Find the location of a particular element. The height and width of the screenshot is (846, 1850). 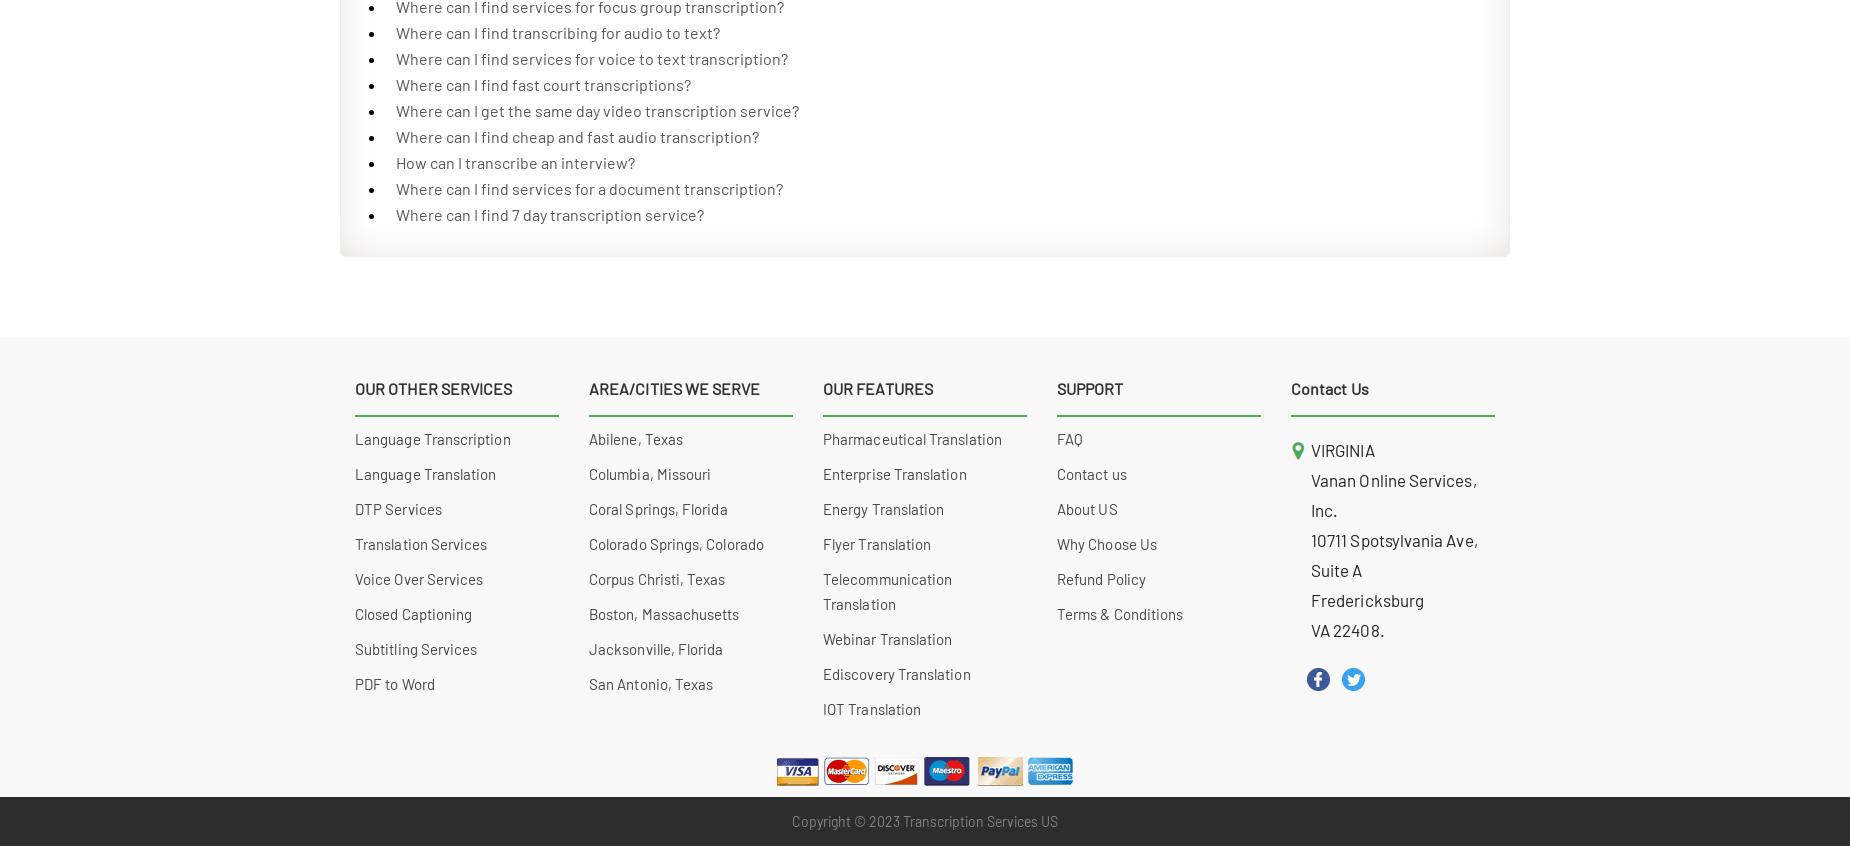

'Refund Policy' is located at coordinates (1099, 578).